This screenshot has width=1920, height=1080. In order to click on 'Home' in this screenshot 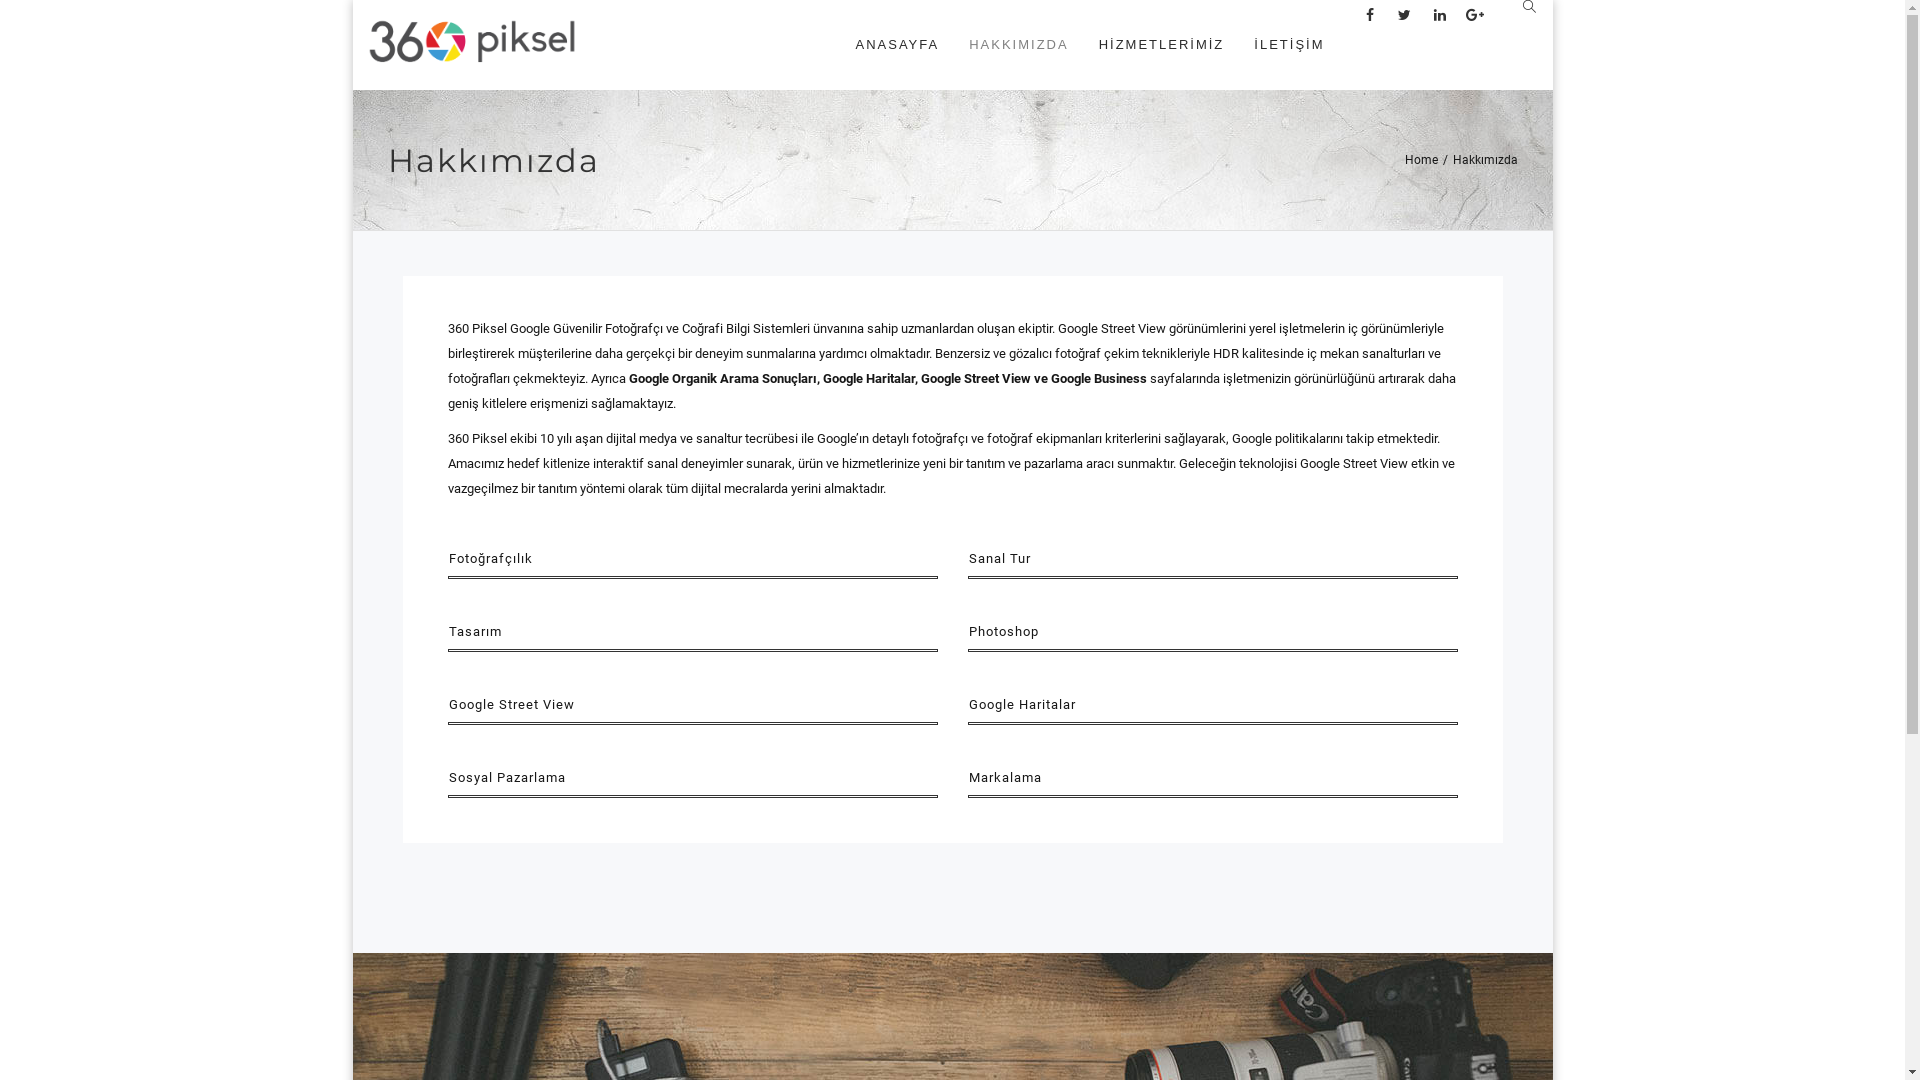, I will do `click(1419, 157)`.